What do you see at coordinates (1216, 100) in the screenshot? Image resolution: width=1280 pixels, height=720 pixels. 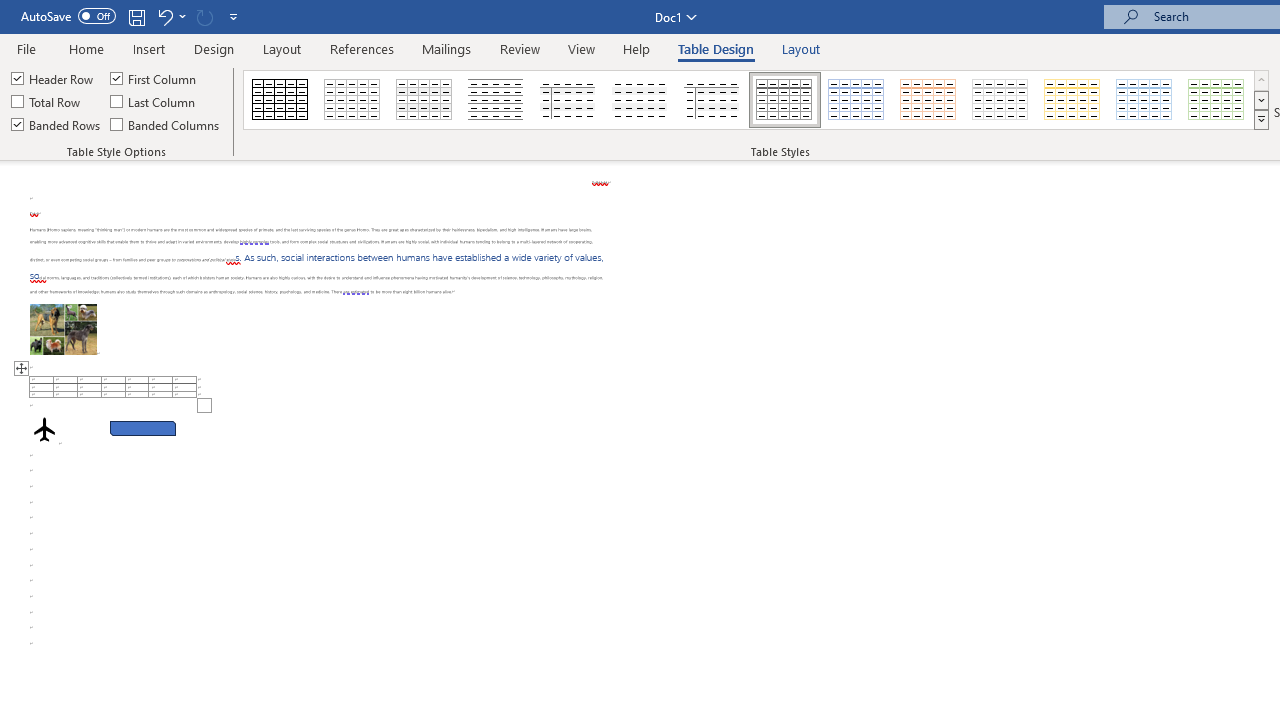 I see `'Grid Table 1 Light - Accent 6'` at bounding box center [1216, 100].